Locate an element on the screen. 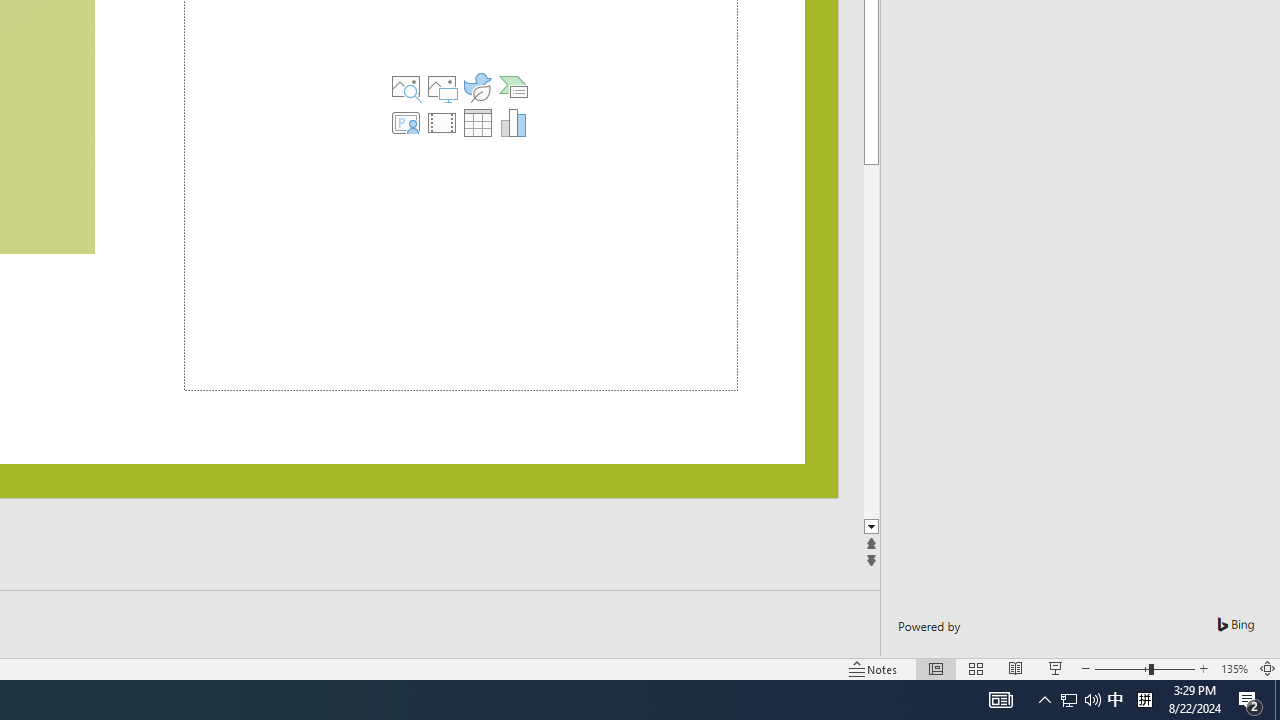 This screenshot has height=720, width=1280. 'Normal' is located at coordinates (935, 669).